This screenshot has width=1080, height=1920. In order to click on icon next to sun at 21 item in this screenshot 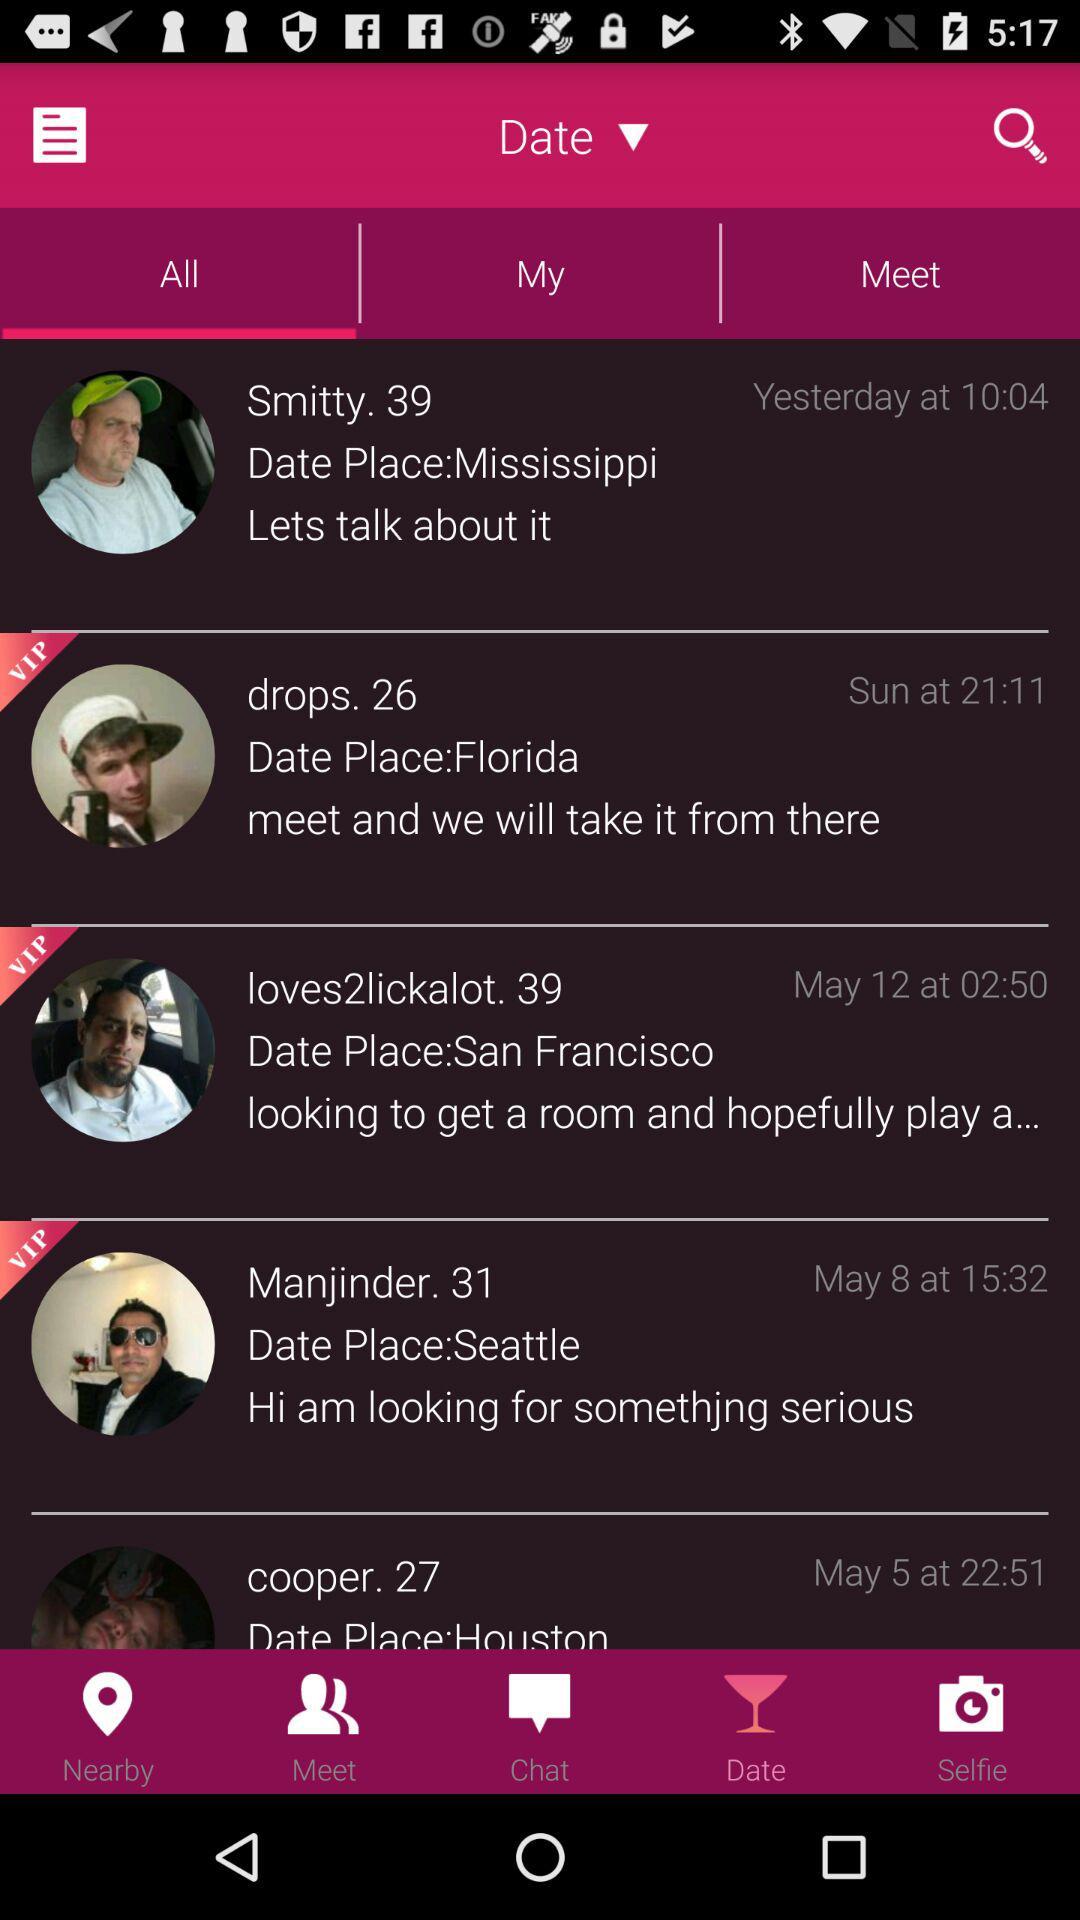, I will do `click(394, 692)`.